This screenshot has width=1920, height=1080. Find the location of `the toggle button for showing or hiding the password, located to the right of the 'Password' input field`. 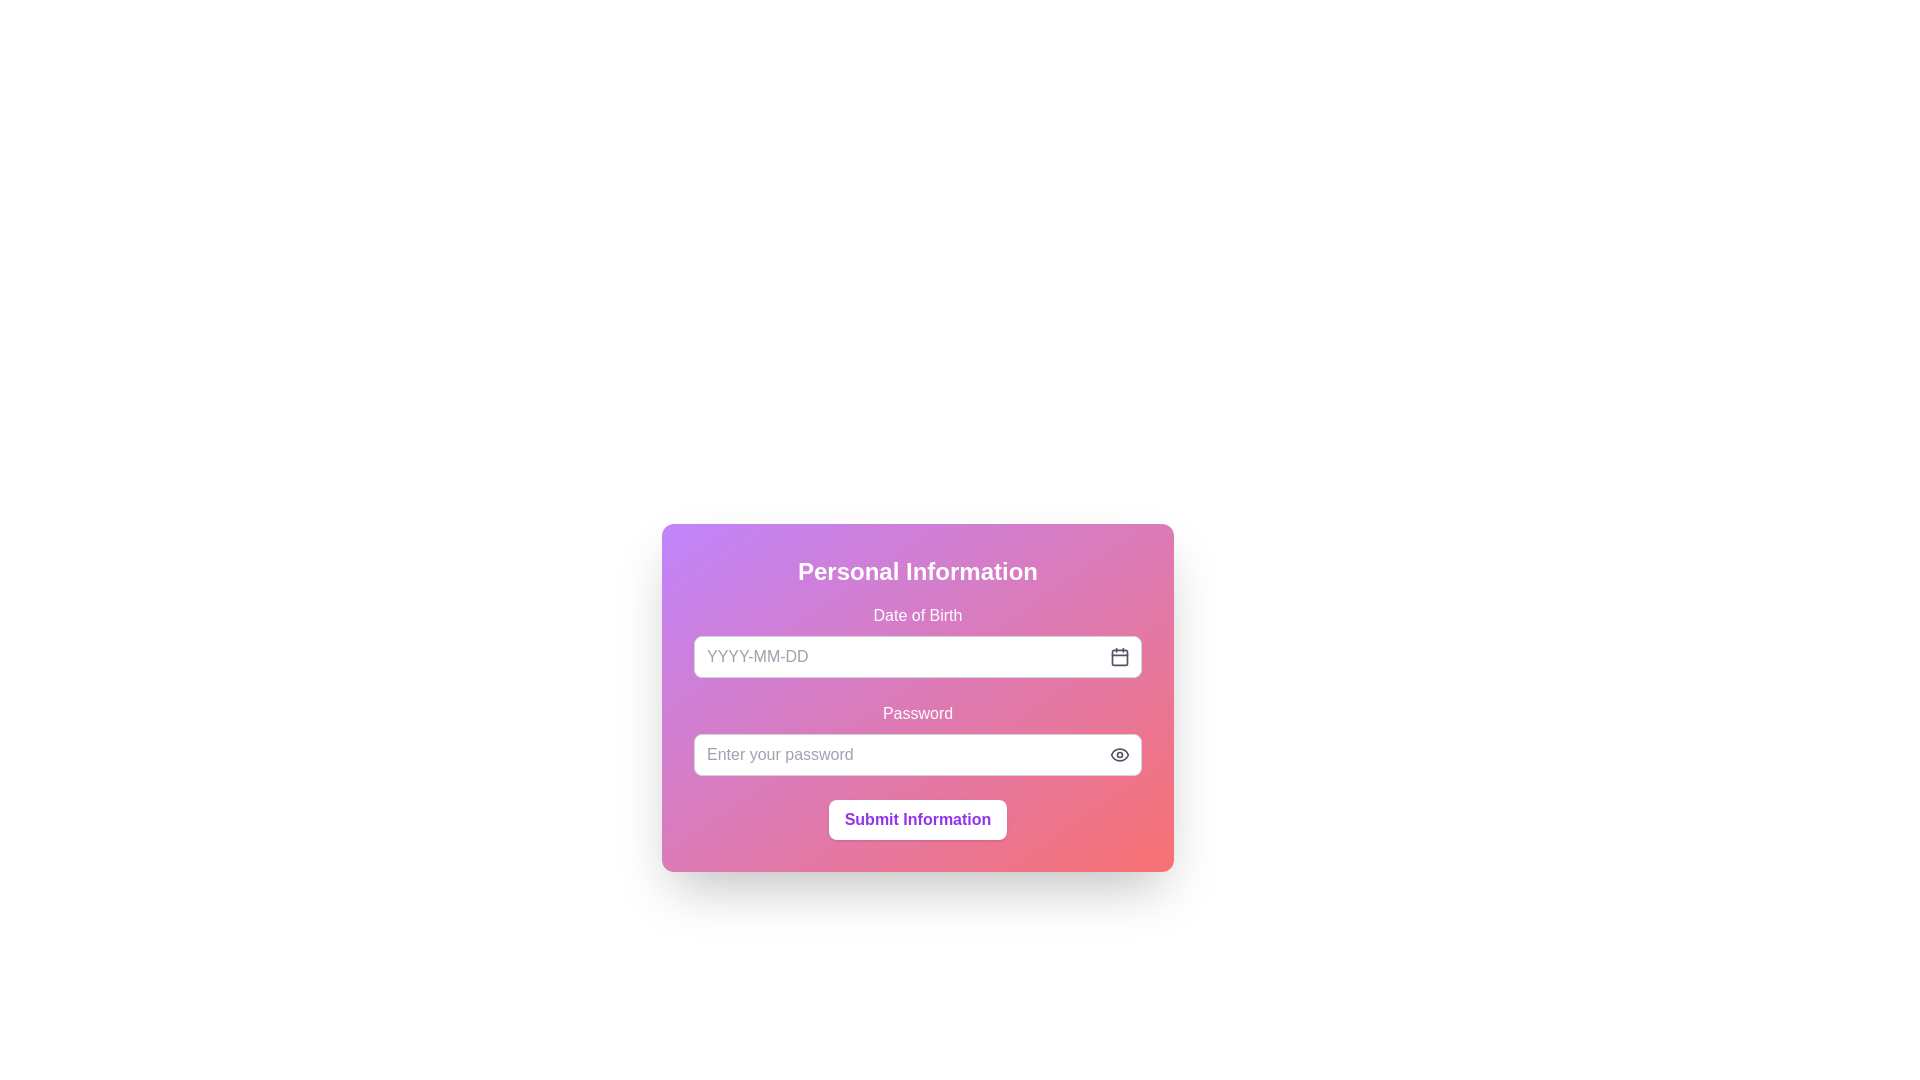

the toggle button for showing or hiding the password, located to the right of the 'Password' input field is located at coordinates (1118, 755).